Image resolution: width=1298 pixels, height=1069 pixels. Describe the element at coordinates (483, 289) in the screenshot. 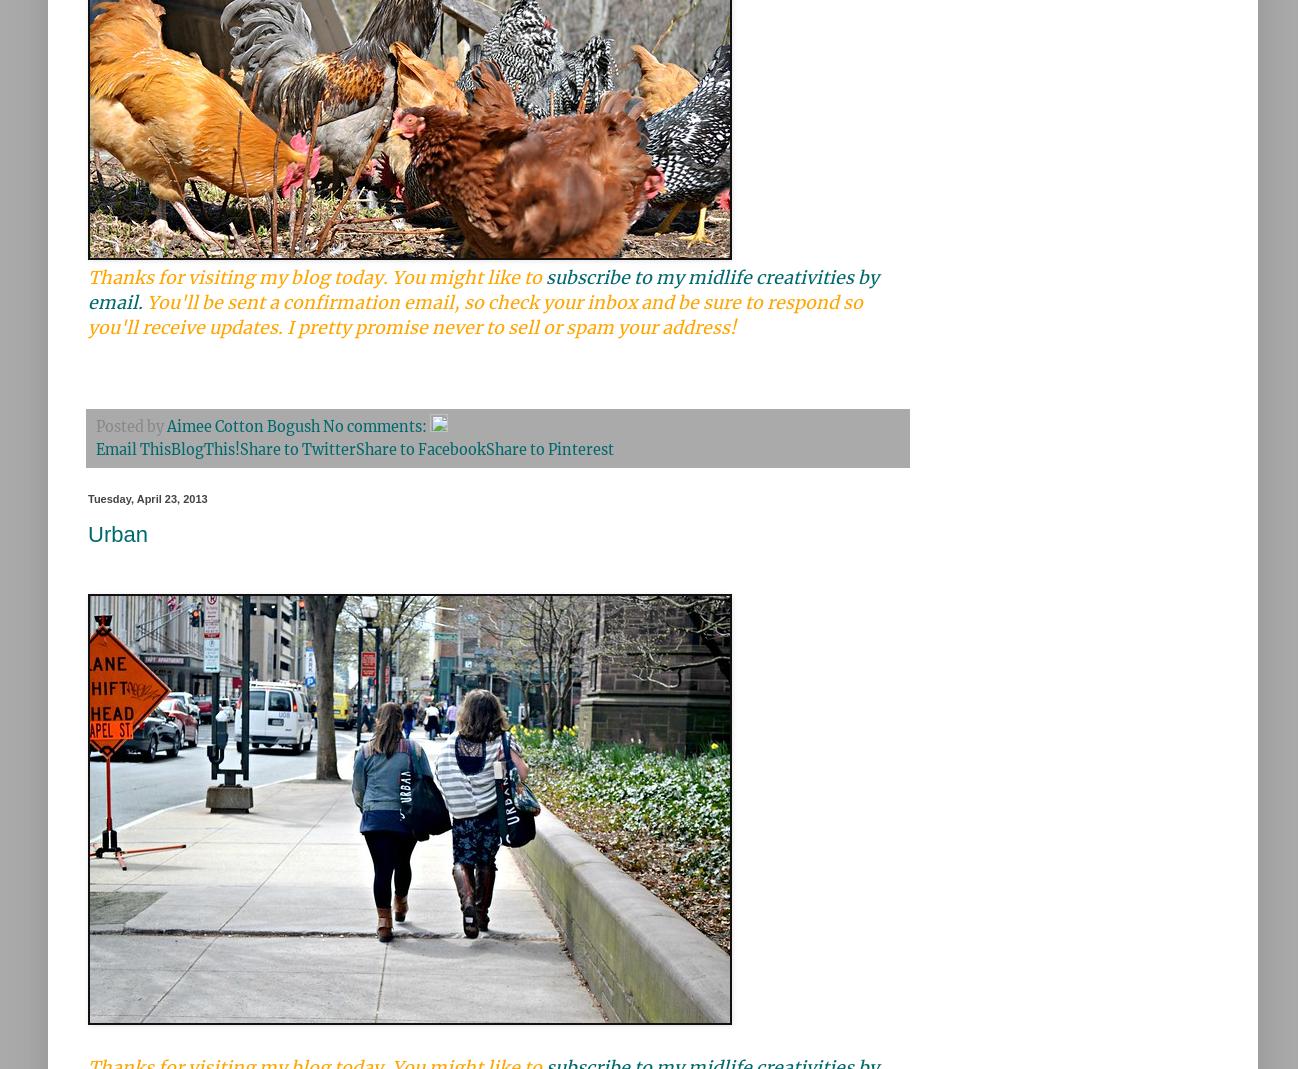

I see `'subscribe to my midlife creativities by email.'` at that location.